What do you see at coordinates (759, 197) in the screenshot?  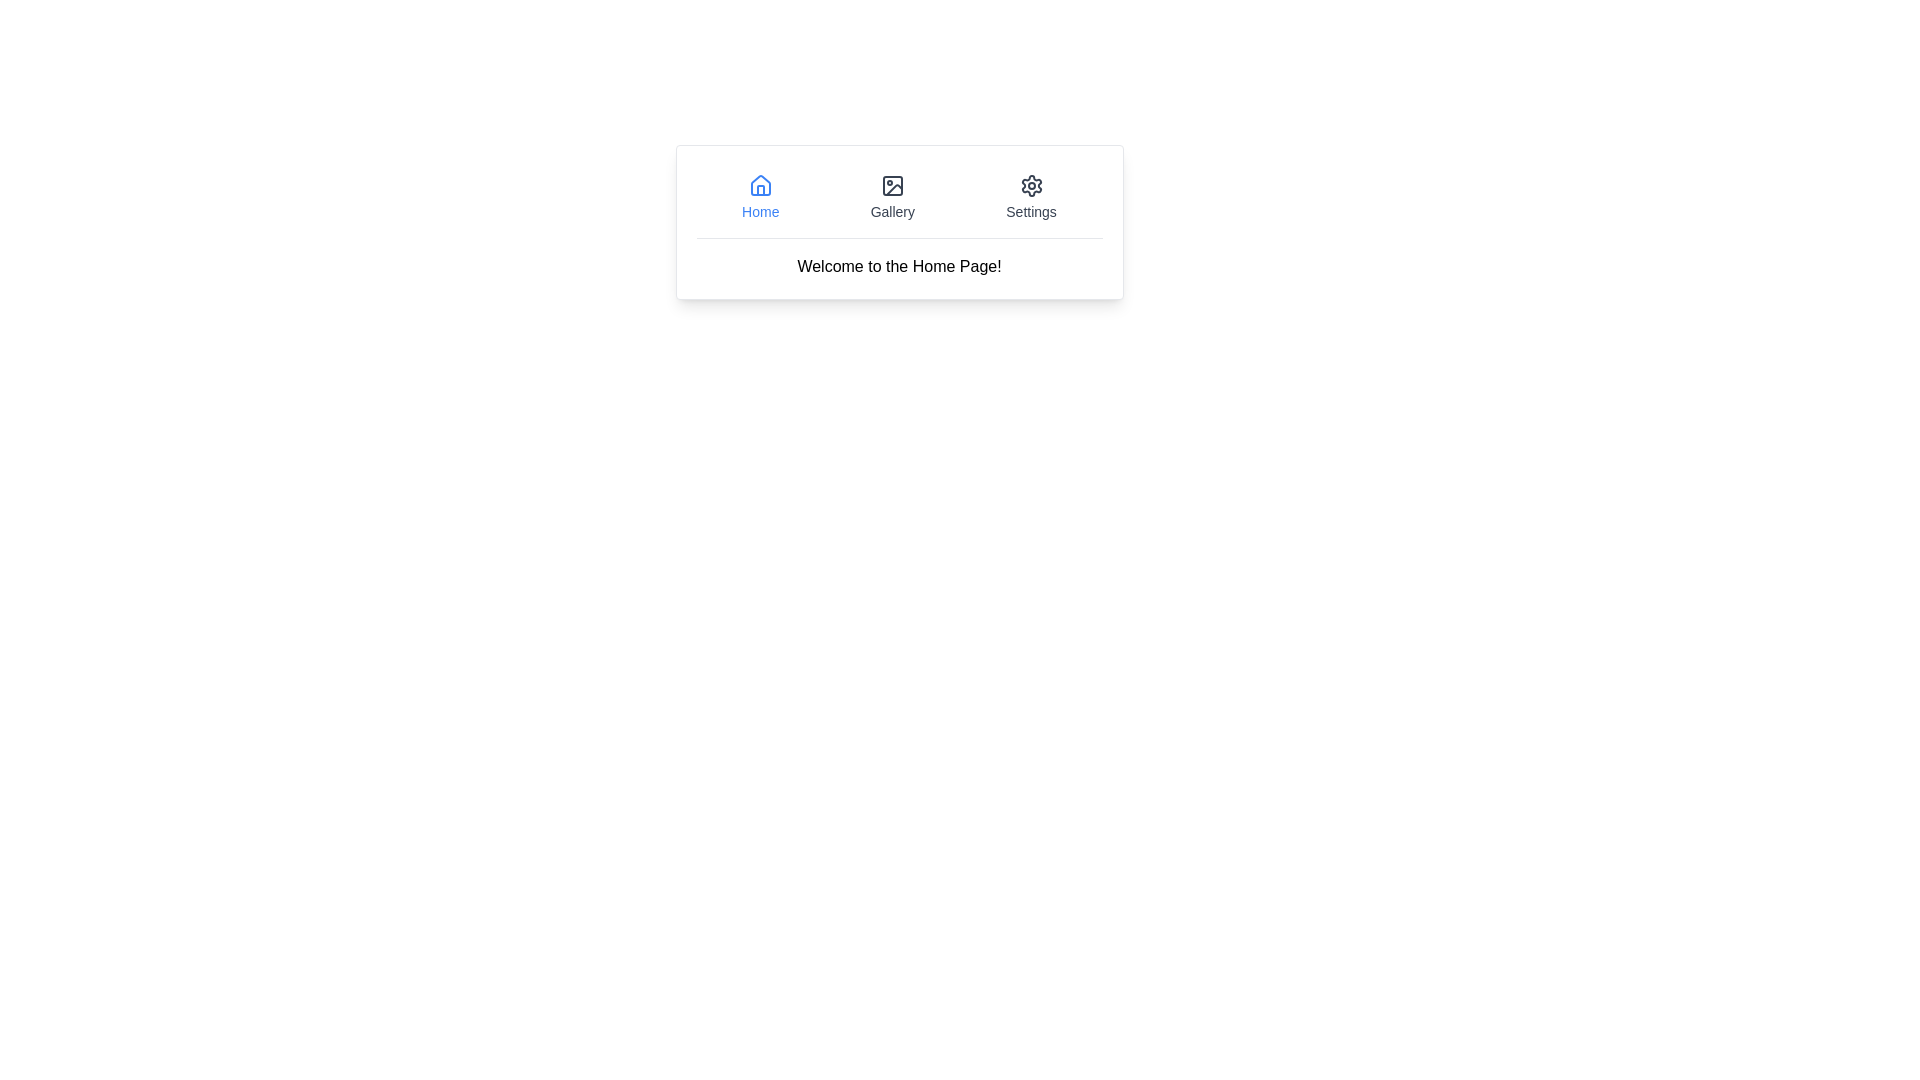 I see `the 'Home' button, which features a blue house icon and is positioned to the left of the 'Gallery' and 'Settings' buttons` at bounding box center [759, 197].